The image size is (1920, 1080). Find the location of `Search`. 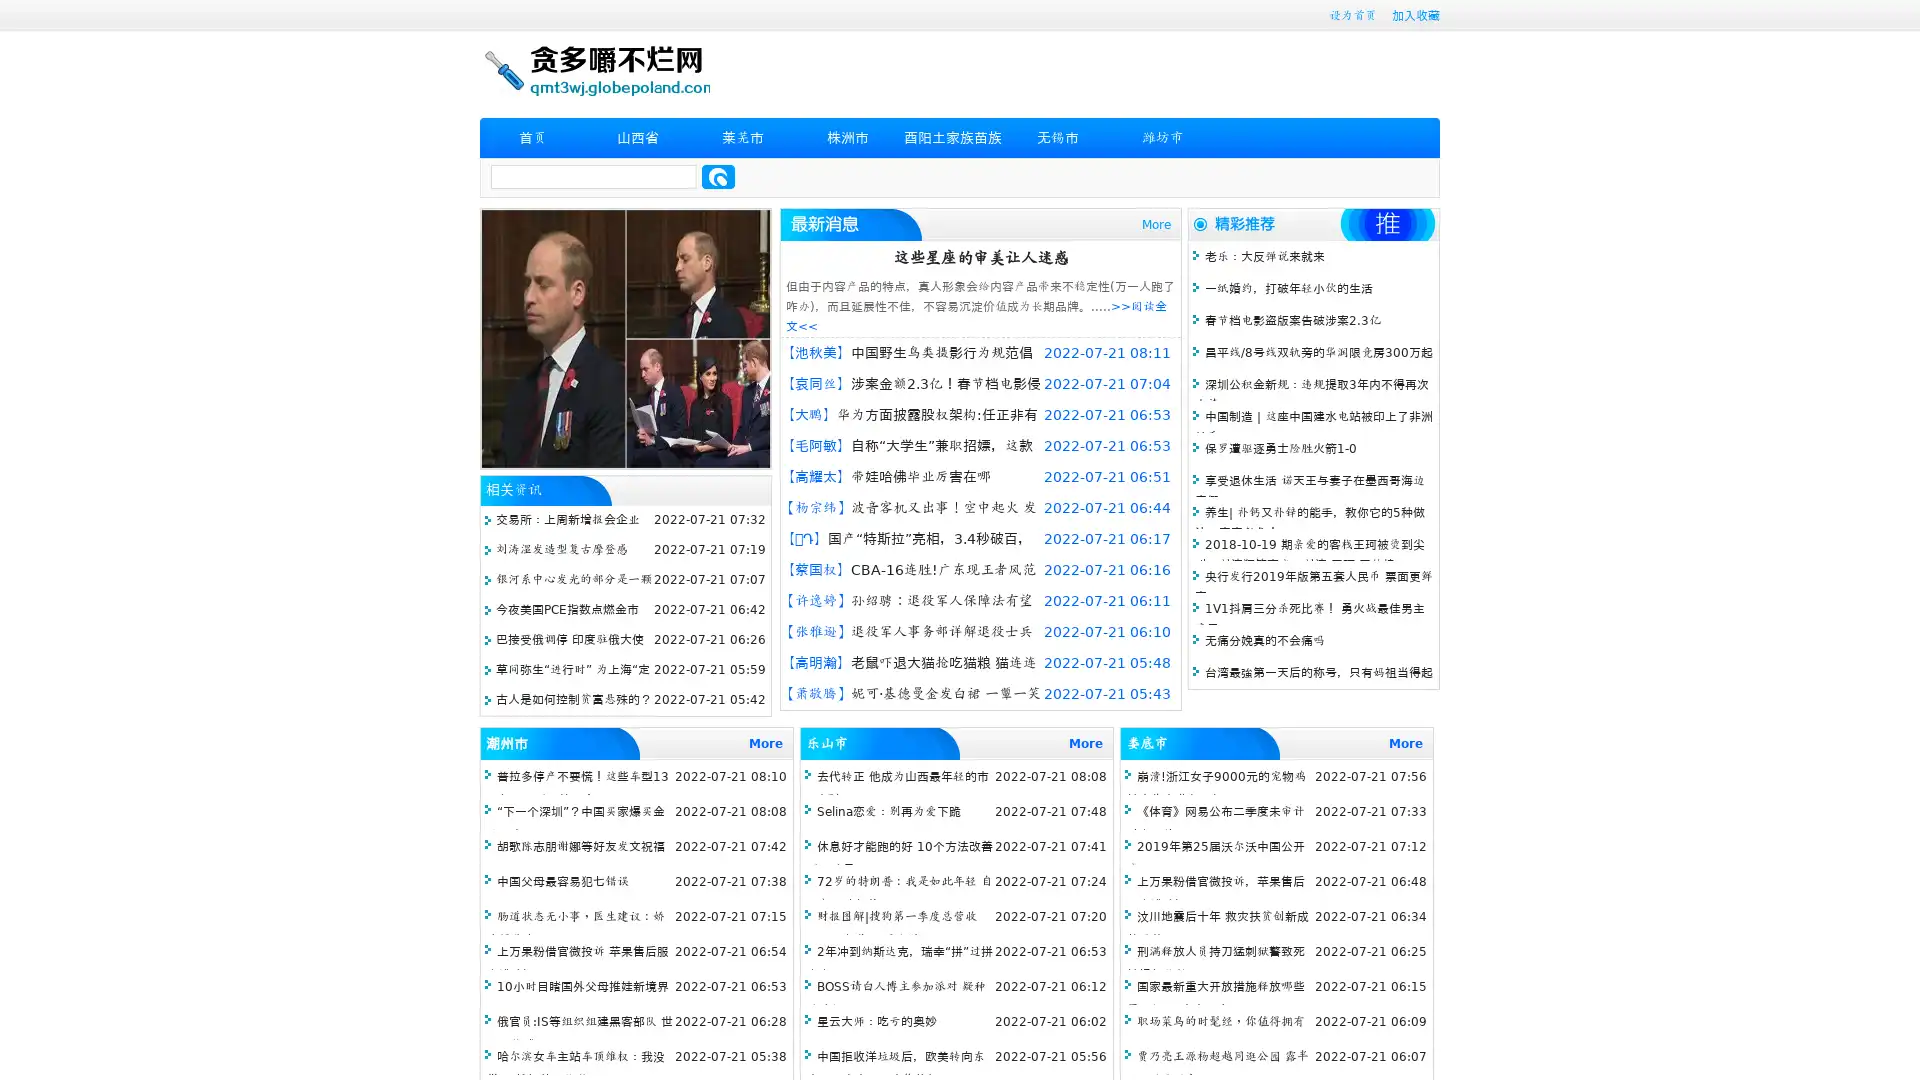

Search is located at coordinates (718, 176).